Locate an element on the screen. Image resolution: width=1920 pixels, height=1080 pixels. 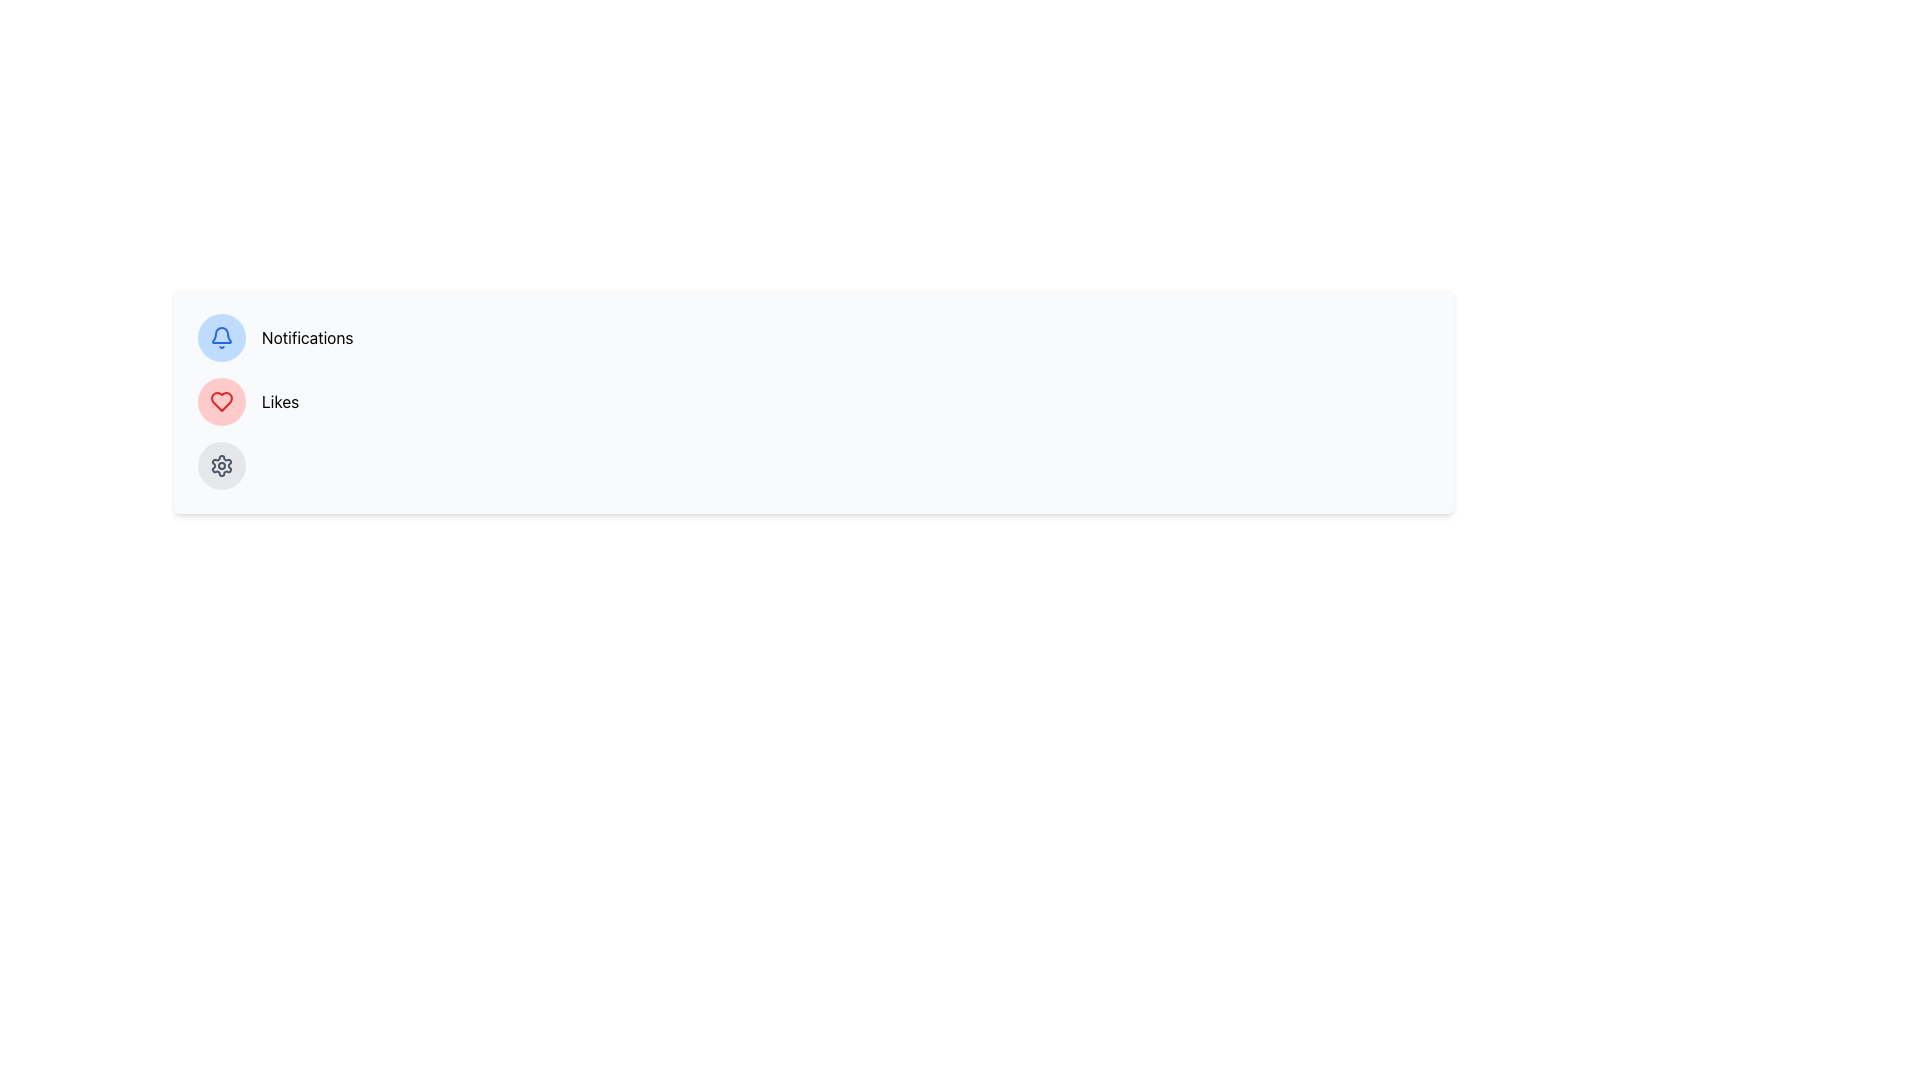
the circular settings gear icon button, which has a gray outline and a hollow center is located at coordinates (221, 466).